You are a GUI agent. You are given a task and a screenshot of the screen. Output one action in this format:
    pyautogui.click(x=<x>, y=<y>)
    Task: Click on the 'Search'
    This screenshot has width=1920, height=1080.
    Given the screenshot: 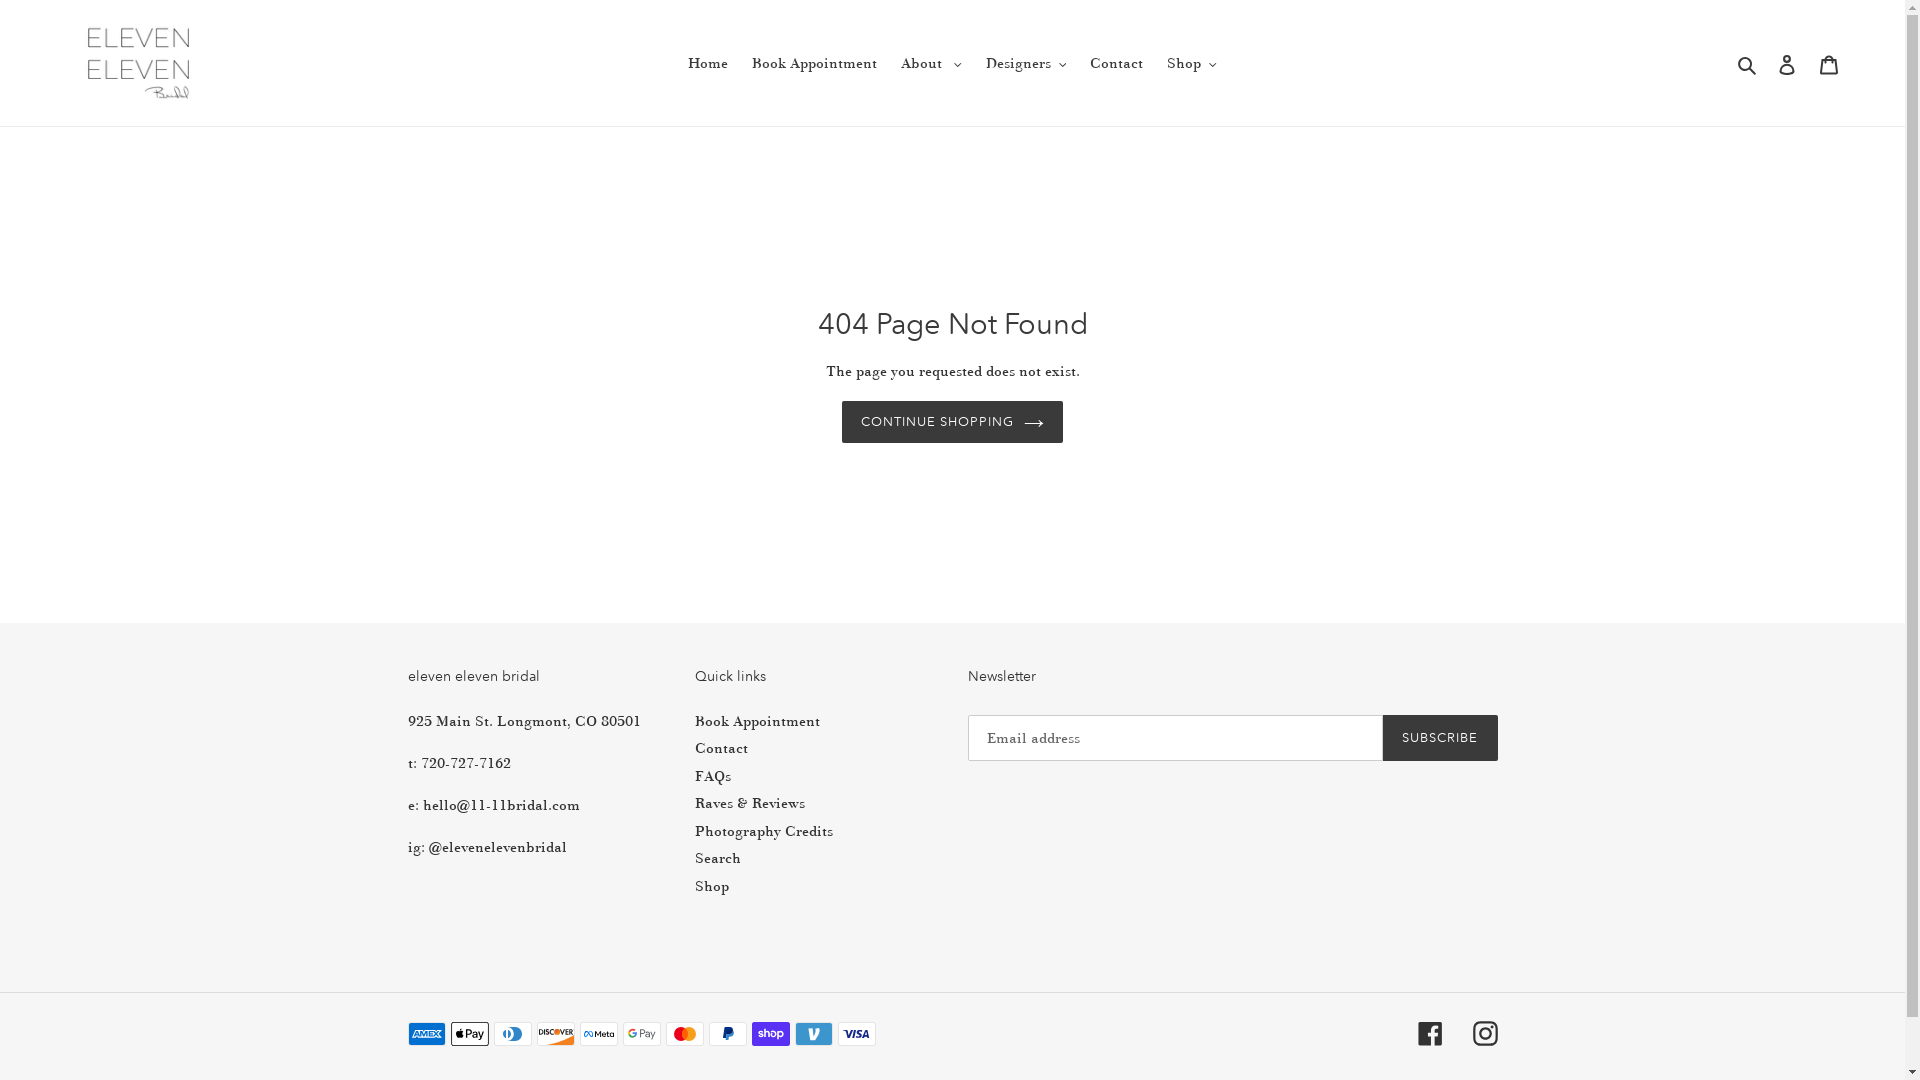 What is the action you would take?
    pyautogui.click(x=695, y=856)
    